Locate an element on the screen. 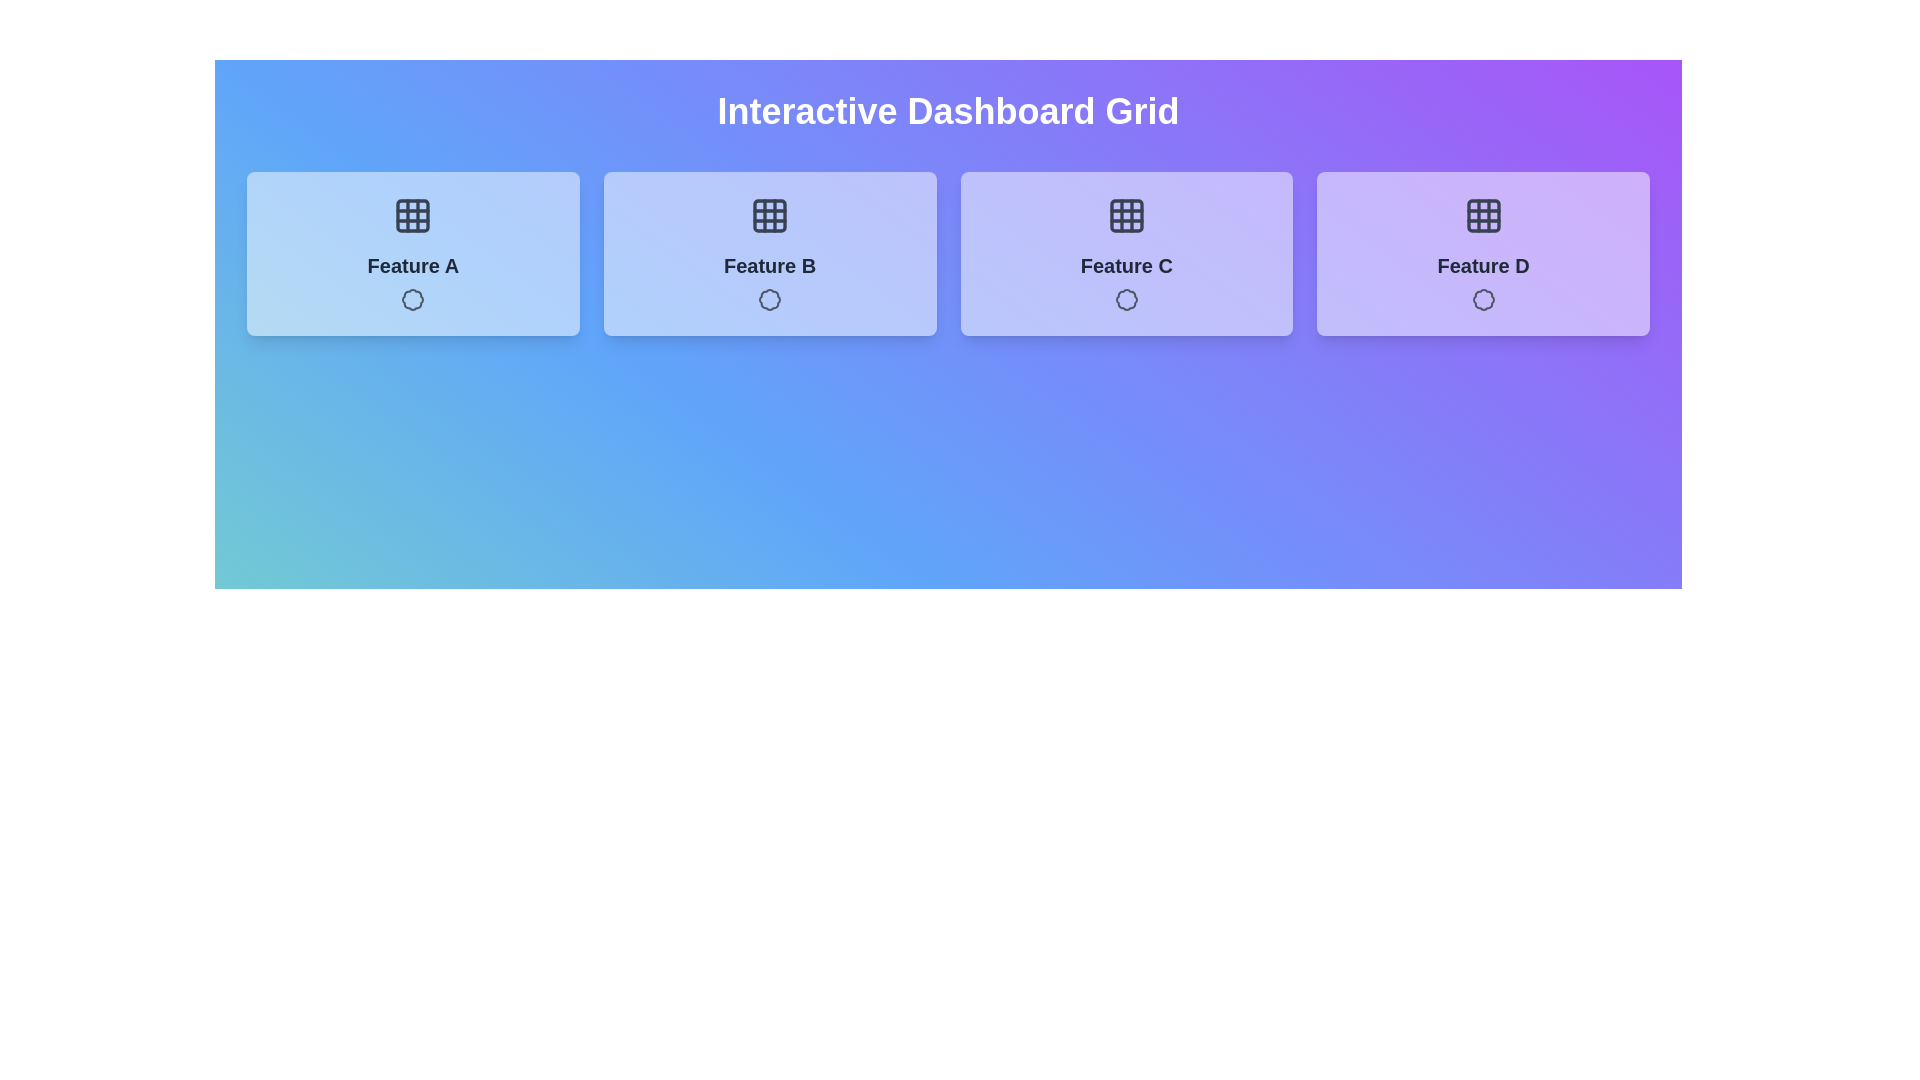  the circular graphic icon located below the label 'Feature C' to interact with it is located at coordinates (1126, 300).